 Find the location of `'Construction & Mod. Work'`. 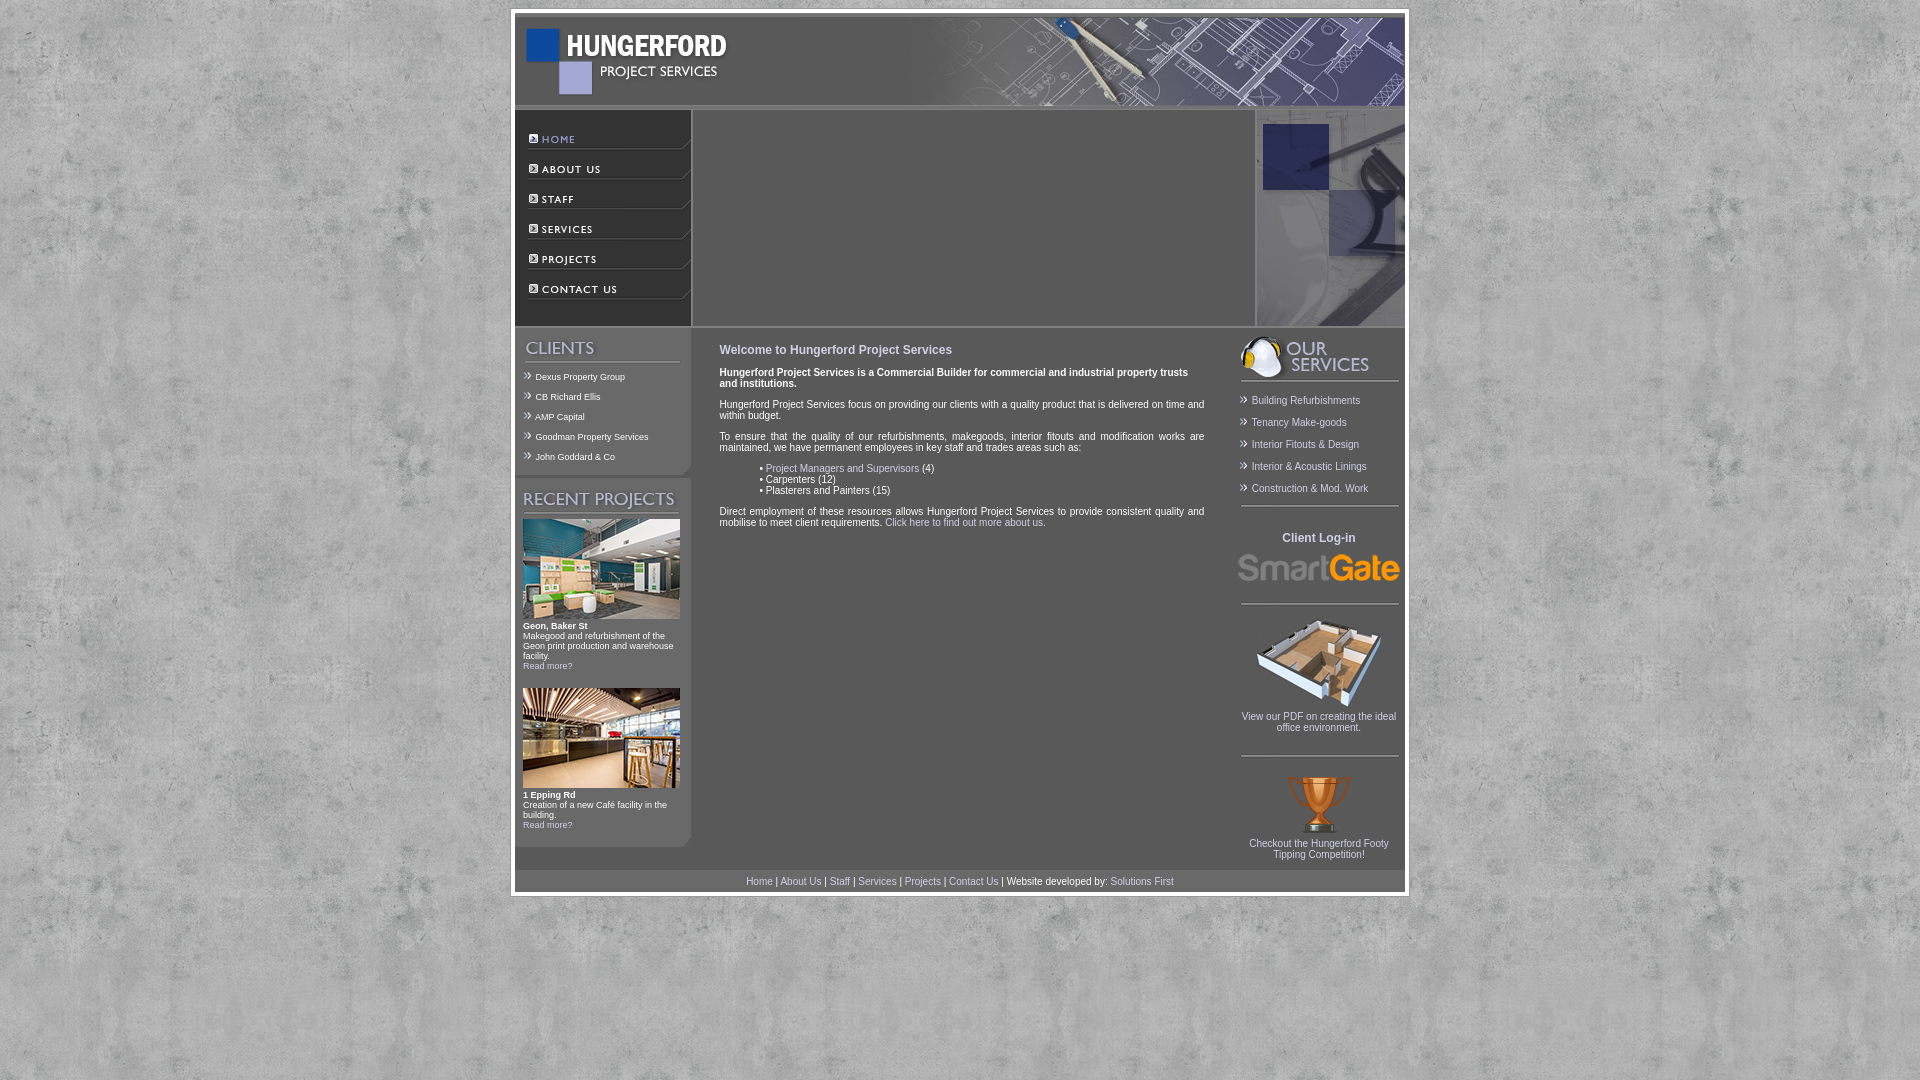

'Construction & Mod. Work' is located at coordinates (1310, 488).